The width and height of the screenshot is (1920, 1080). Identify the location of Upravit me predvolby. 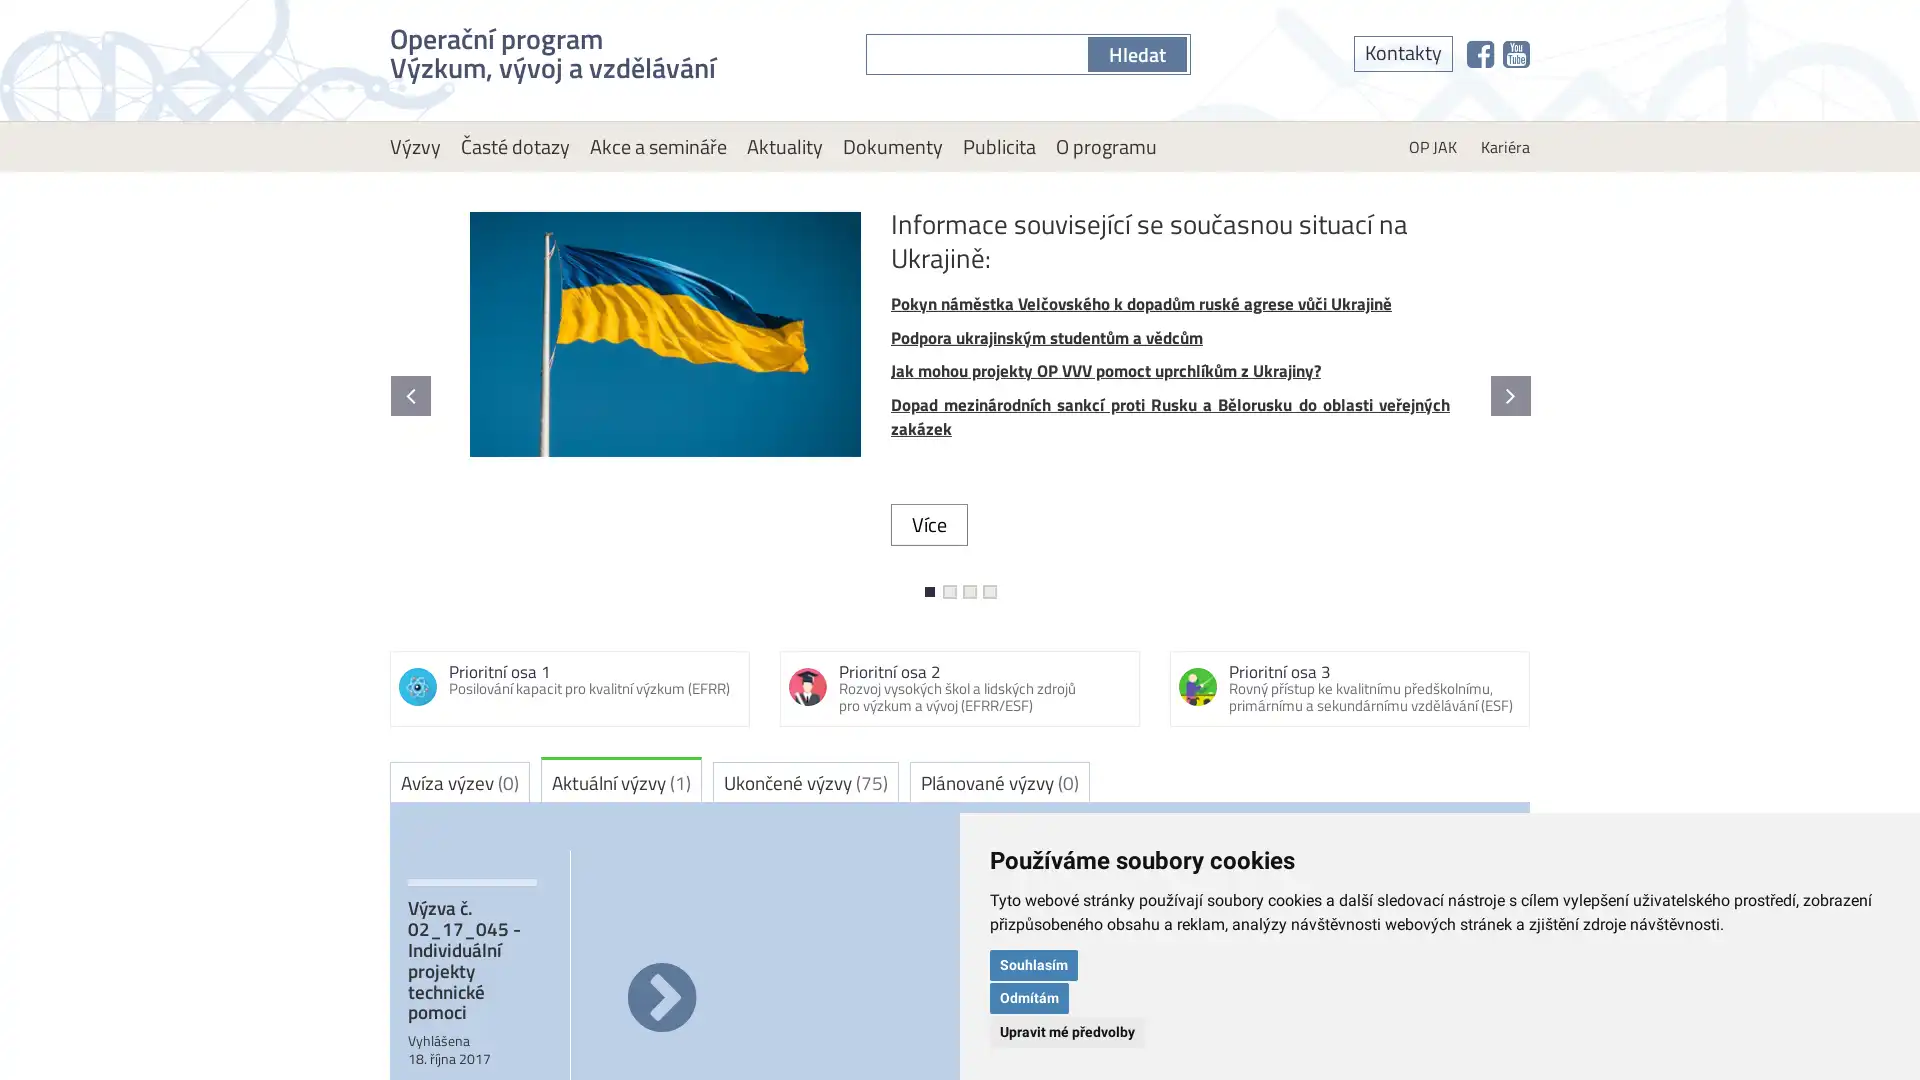
(1066, 1031).